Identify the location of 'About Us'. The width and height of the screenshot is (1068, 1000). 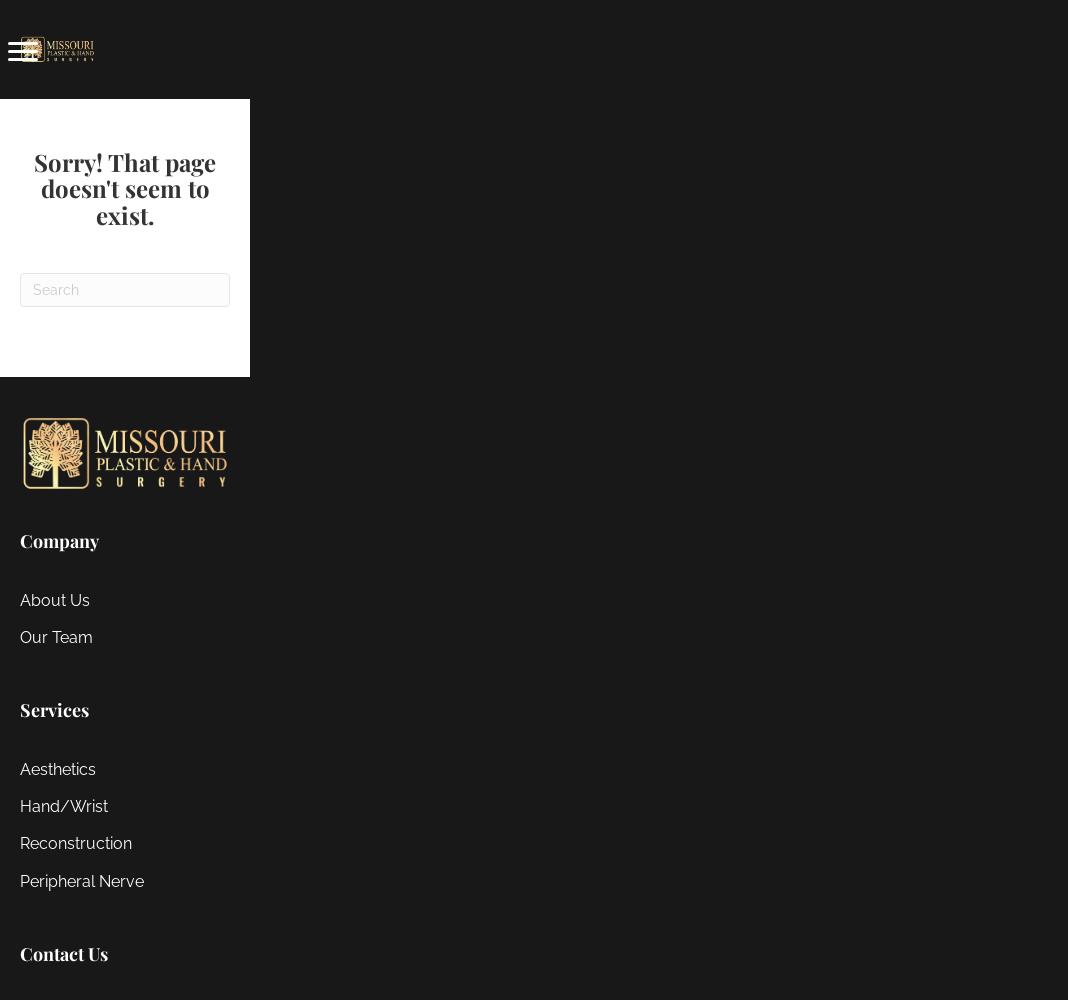
(54, 598).